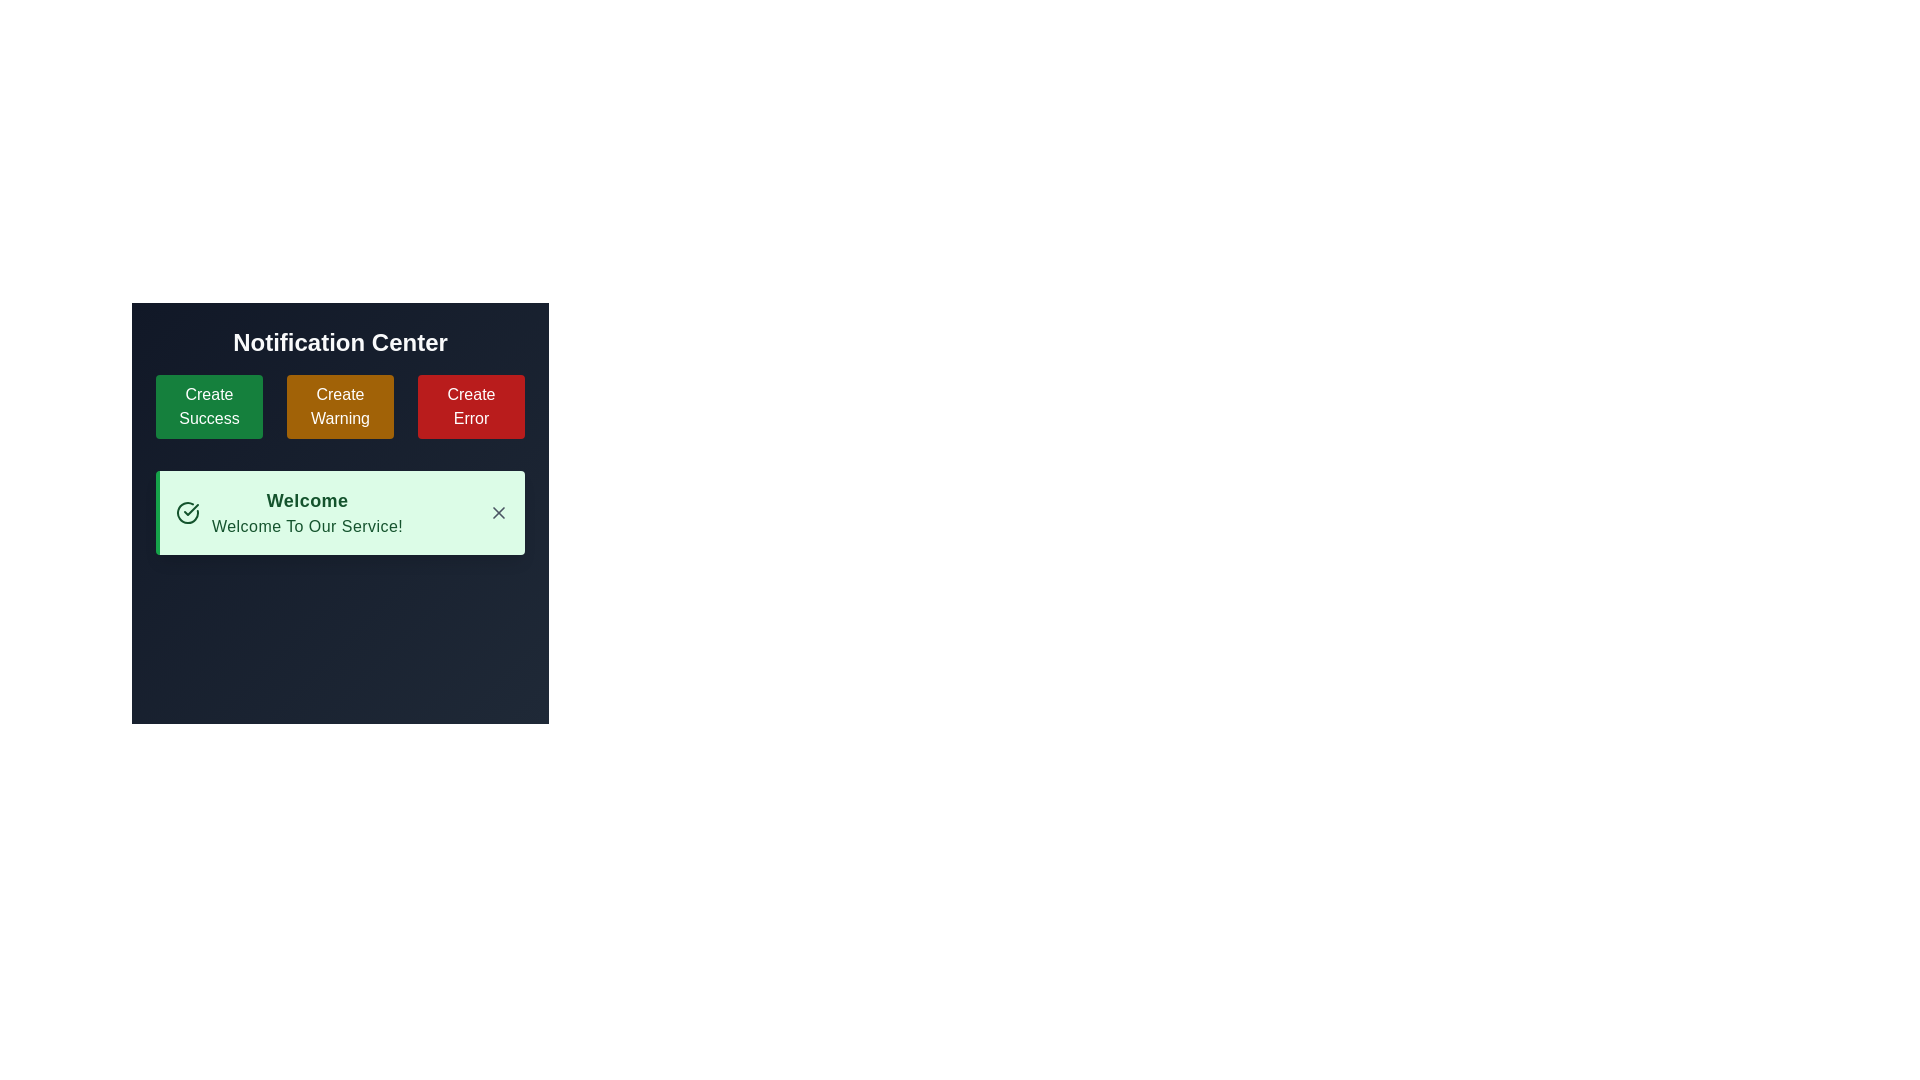 This screenshot has width=1920, height=1080. I want to click on the text label that prominently displays the word 'Welcome' at the top of the notification card, so click(306, 500).